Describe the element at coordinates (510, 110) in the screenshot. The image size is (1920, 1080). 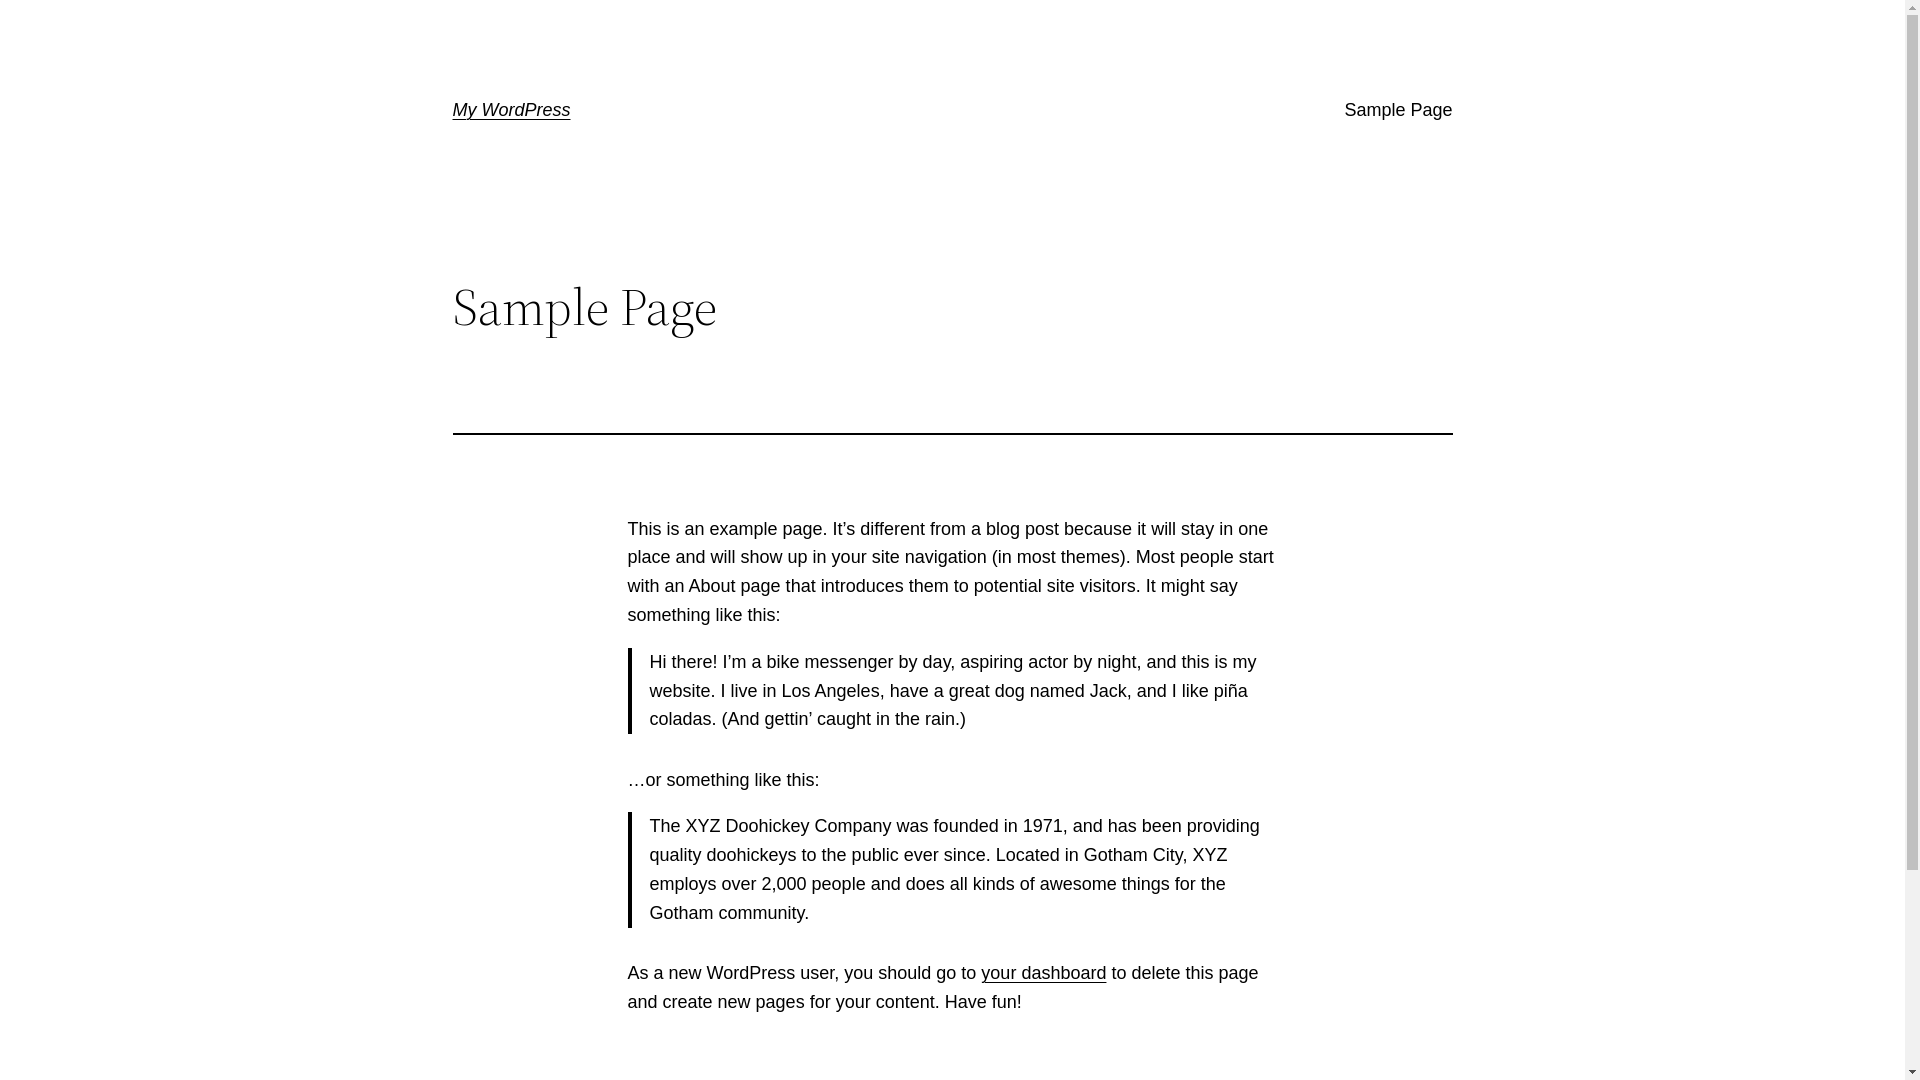
I see `'My WordPress'` at that location.